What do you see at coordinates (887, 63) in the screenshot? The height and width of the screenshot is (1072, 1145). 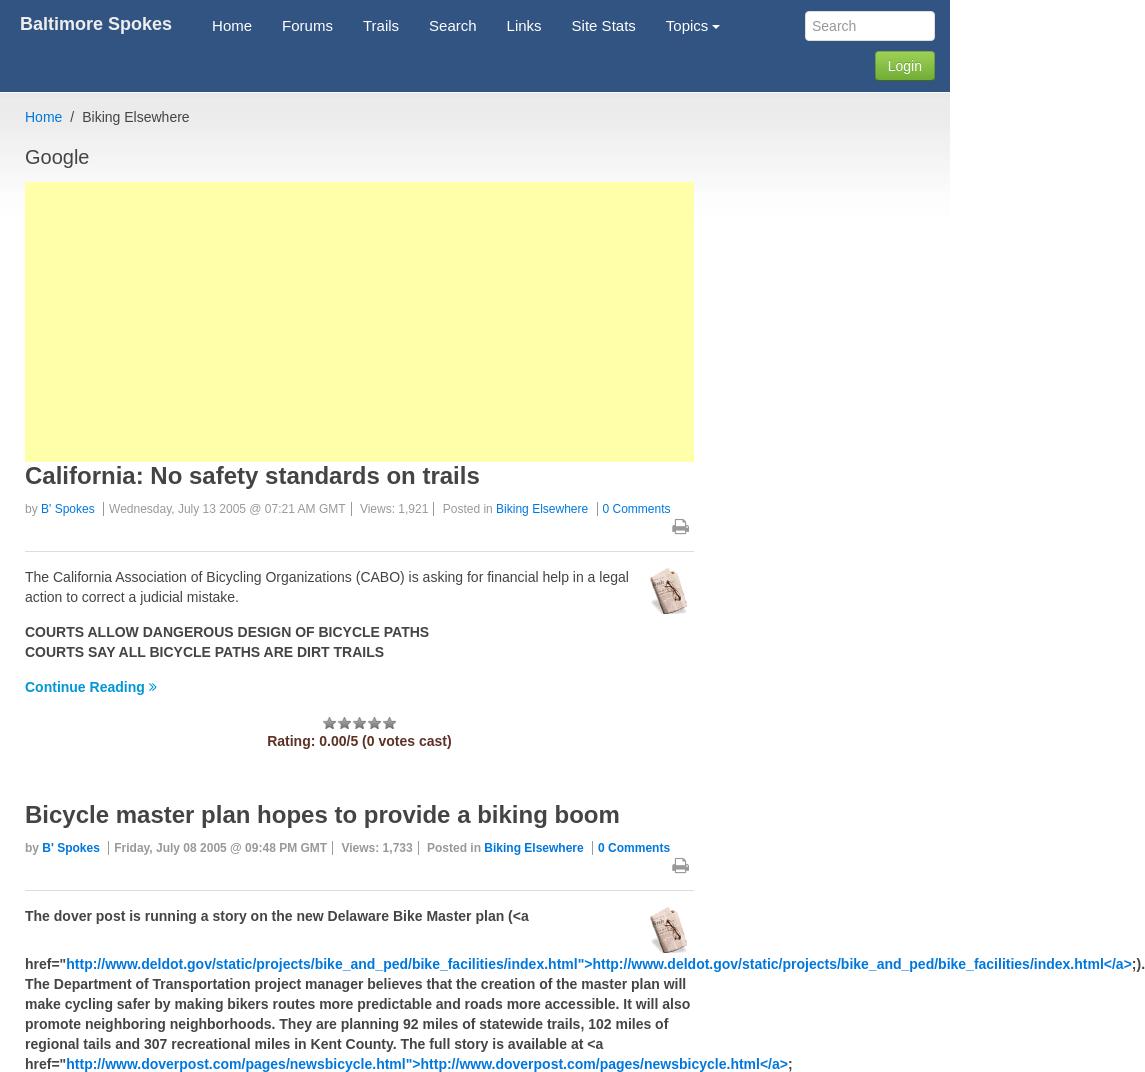 I see `'Login'` at bounding box center [887, 63].